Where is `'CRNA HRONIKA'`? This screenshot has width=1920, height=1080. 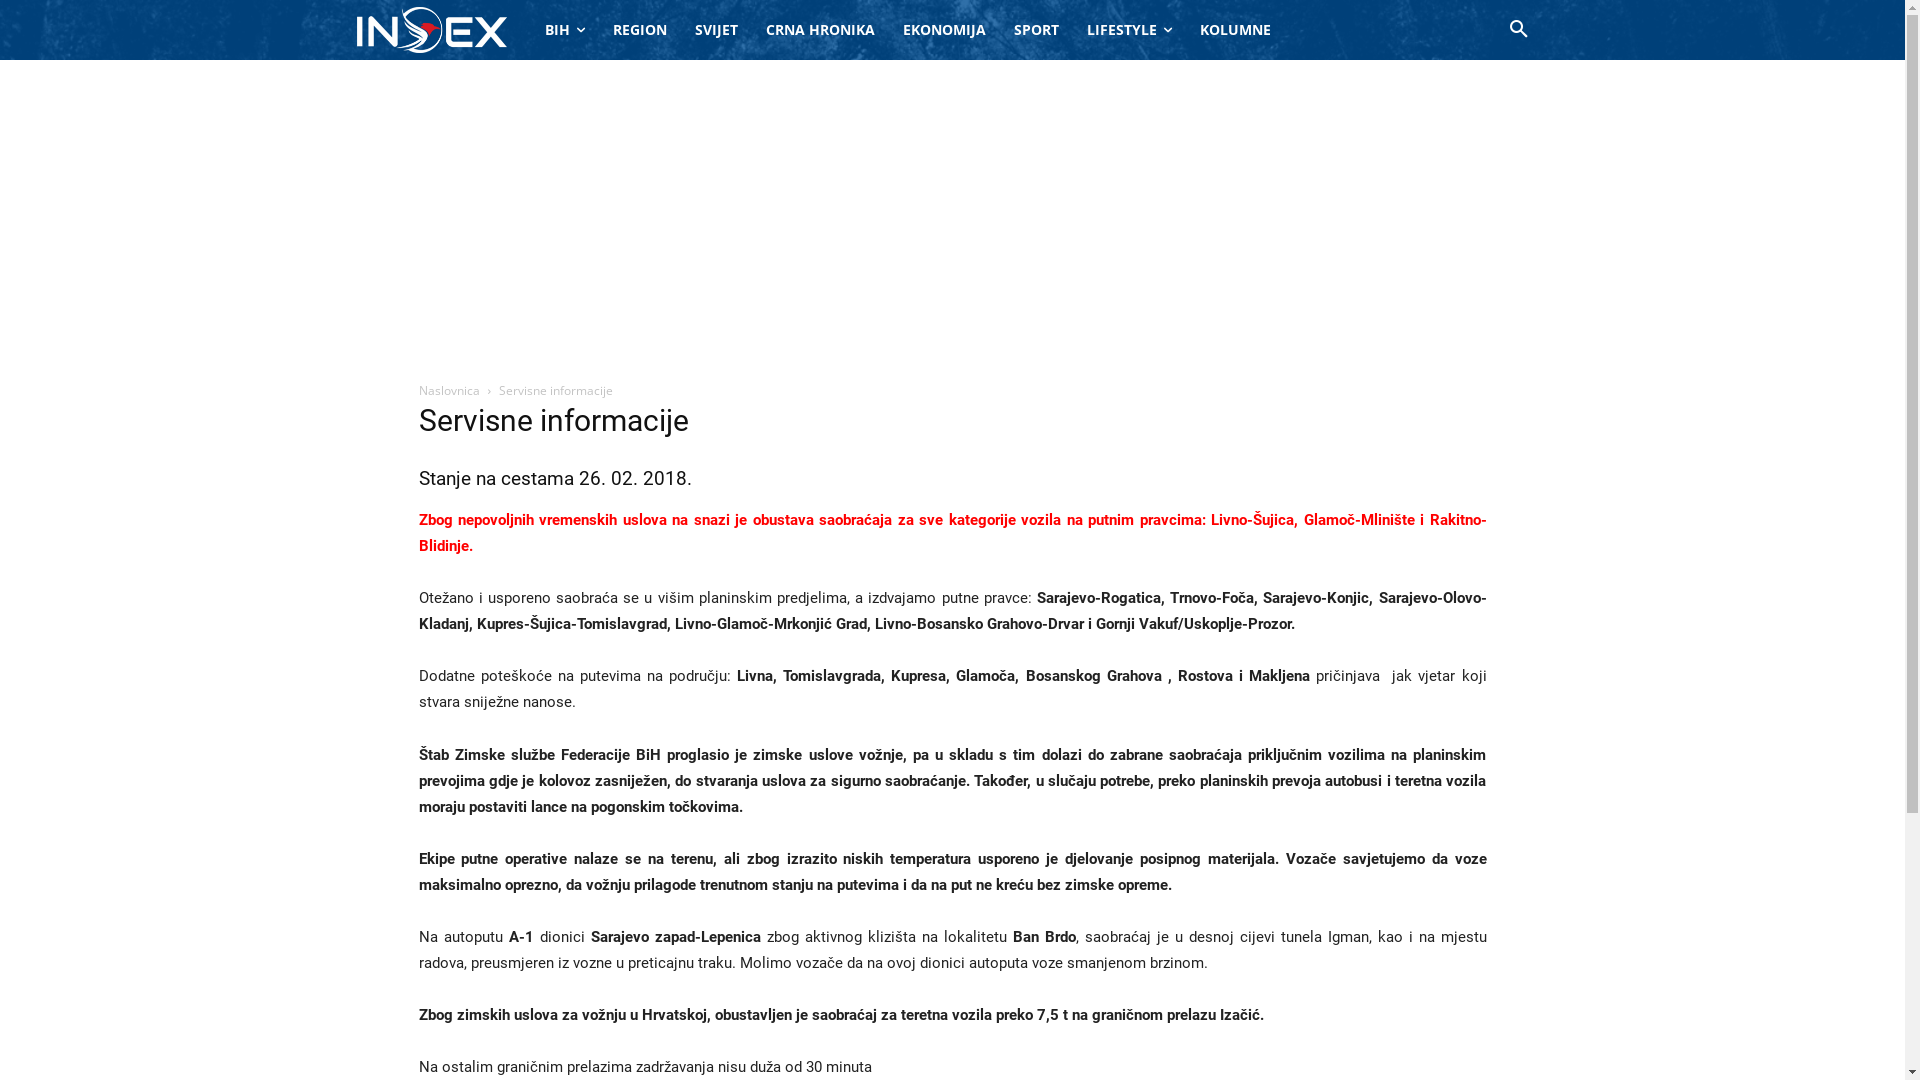 'CRNA HRONIKA' is located at coordinates (820, 30).